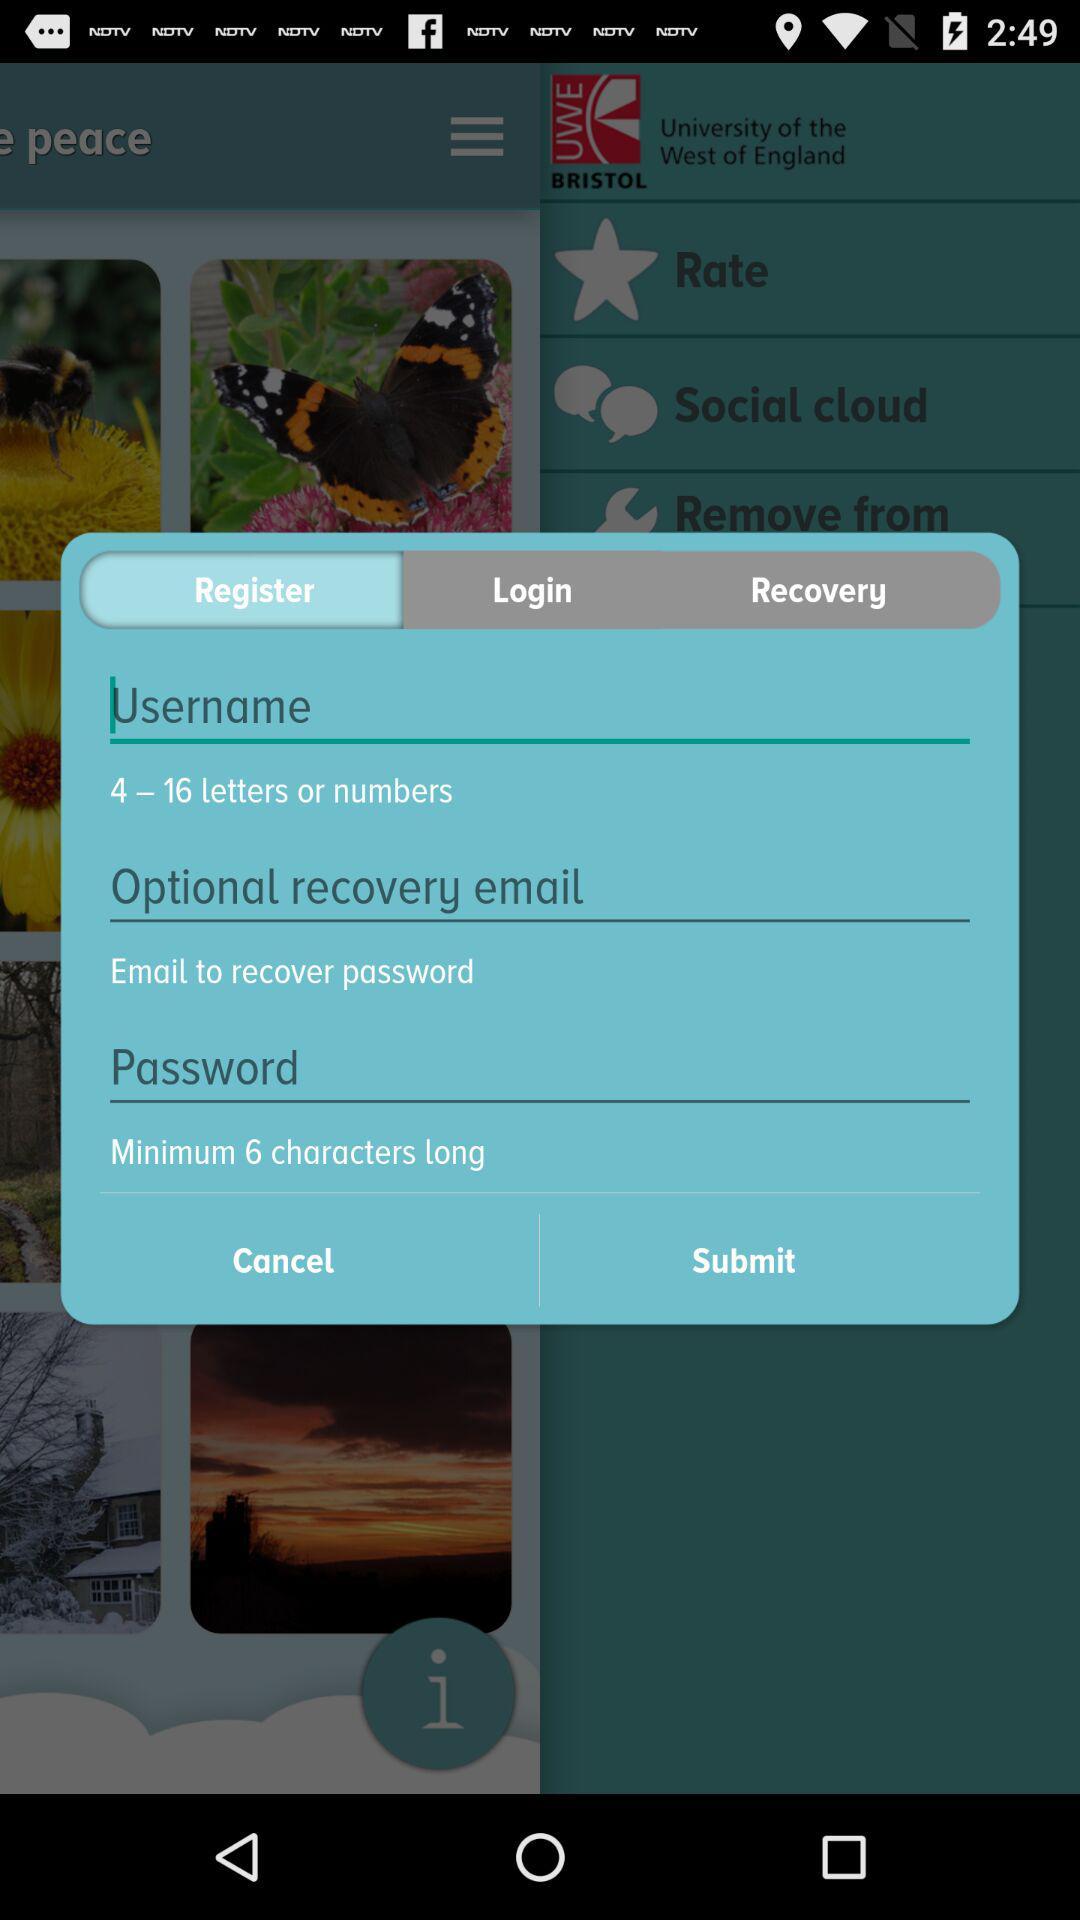 The width and height of the screenshot is (1080, 1920). Describe the element at coordinates (240, 588) in the screenshot. I see `the register` at that location.